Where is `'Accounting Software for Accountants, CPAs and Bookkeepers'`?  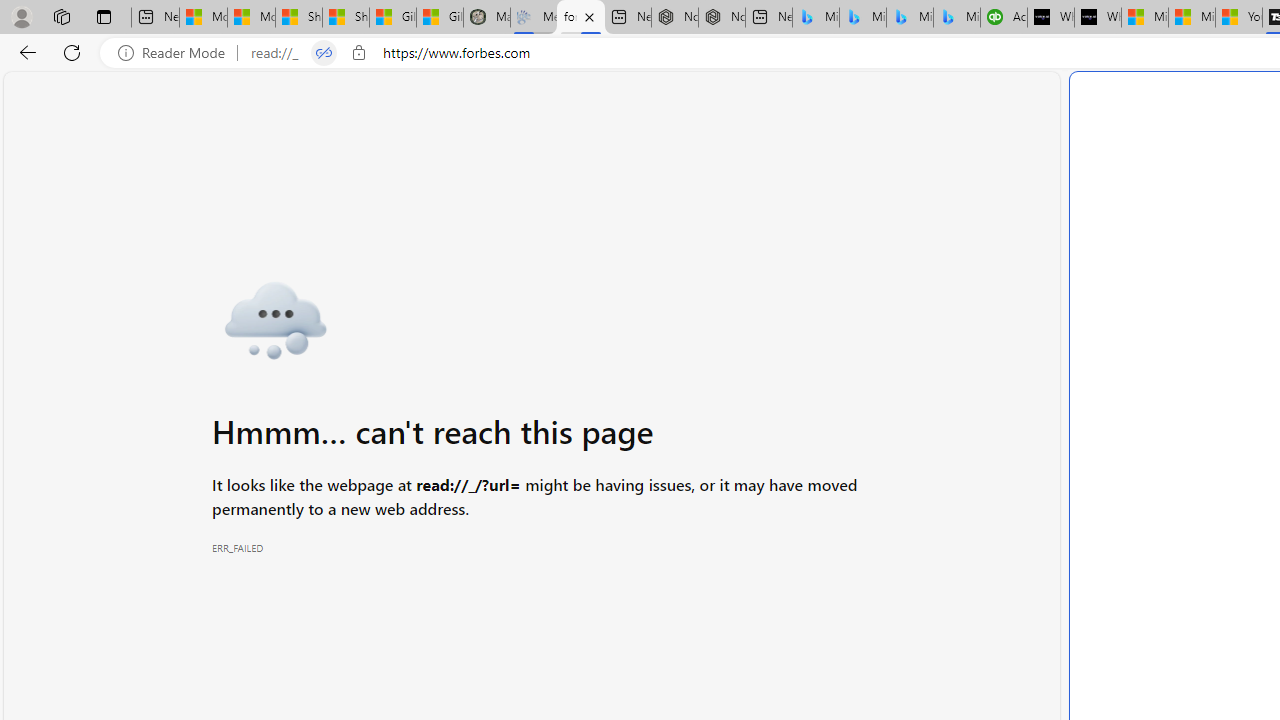
'Accounting Software for Accountants, CPAs and Bookkeepers' is located at coordinates (1003, 17).